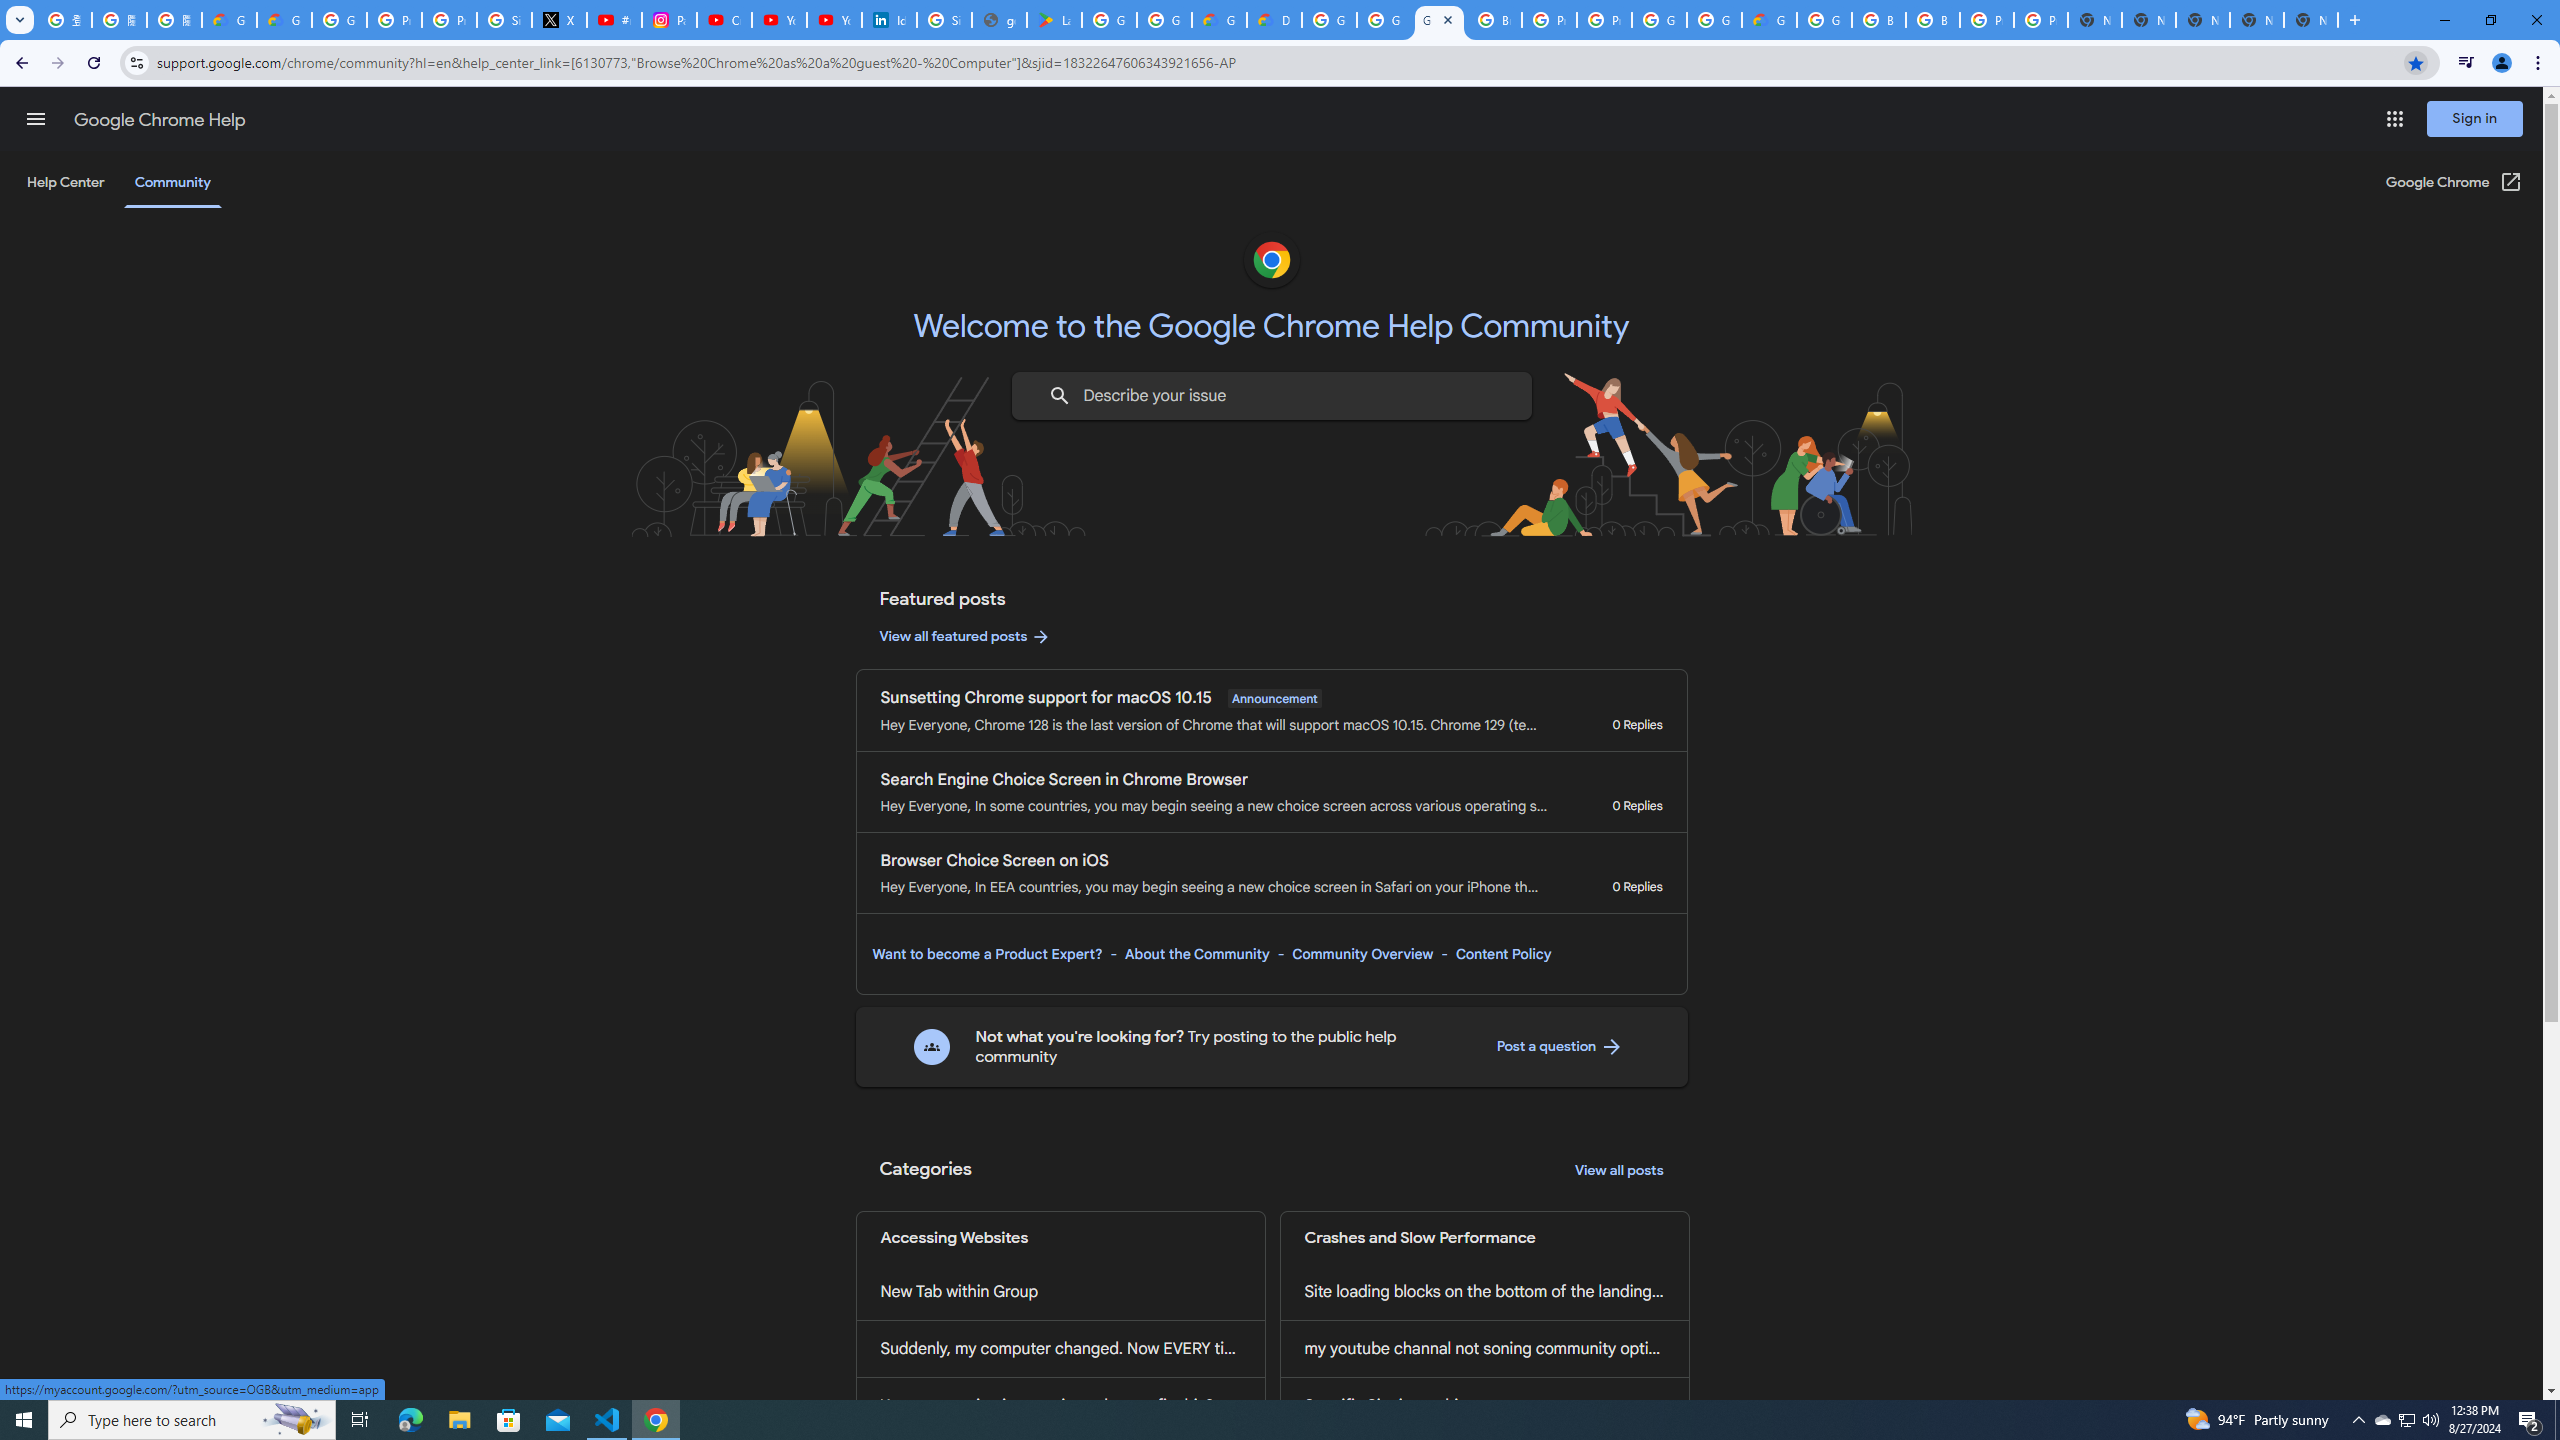 This screenshot has height=1440, width=2560. Describe the element at coordinates (448, 19) in the screenshot. I see `'Privacy Help Center - Policies Help'` at that location.